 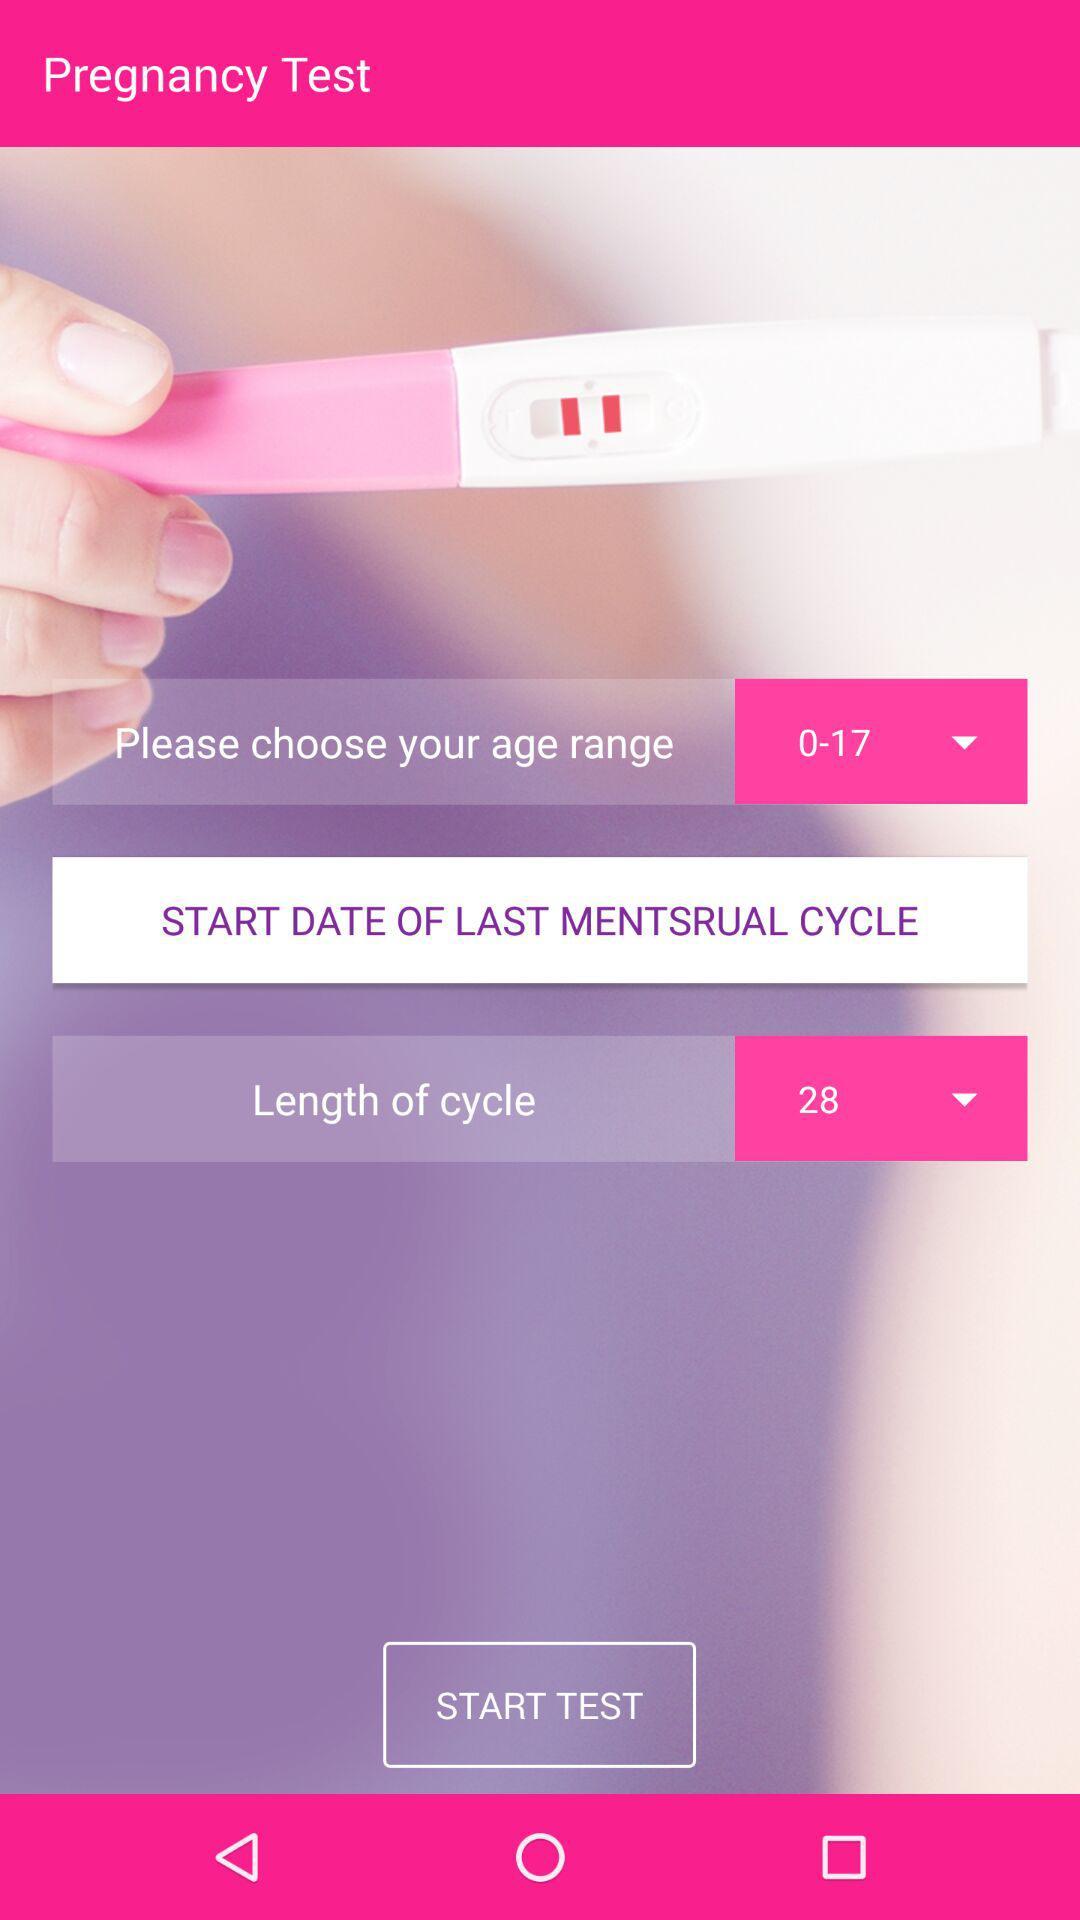 What do you see at coordinates (880, 1097) in the screenshot?
I see `28` at bounding box center [880, 1097].